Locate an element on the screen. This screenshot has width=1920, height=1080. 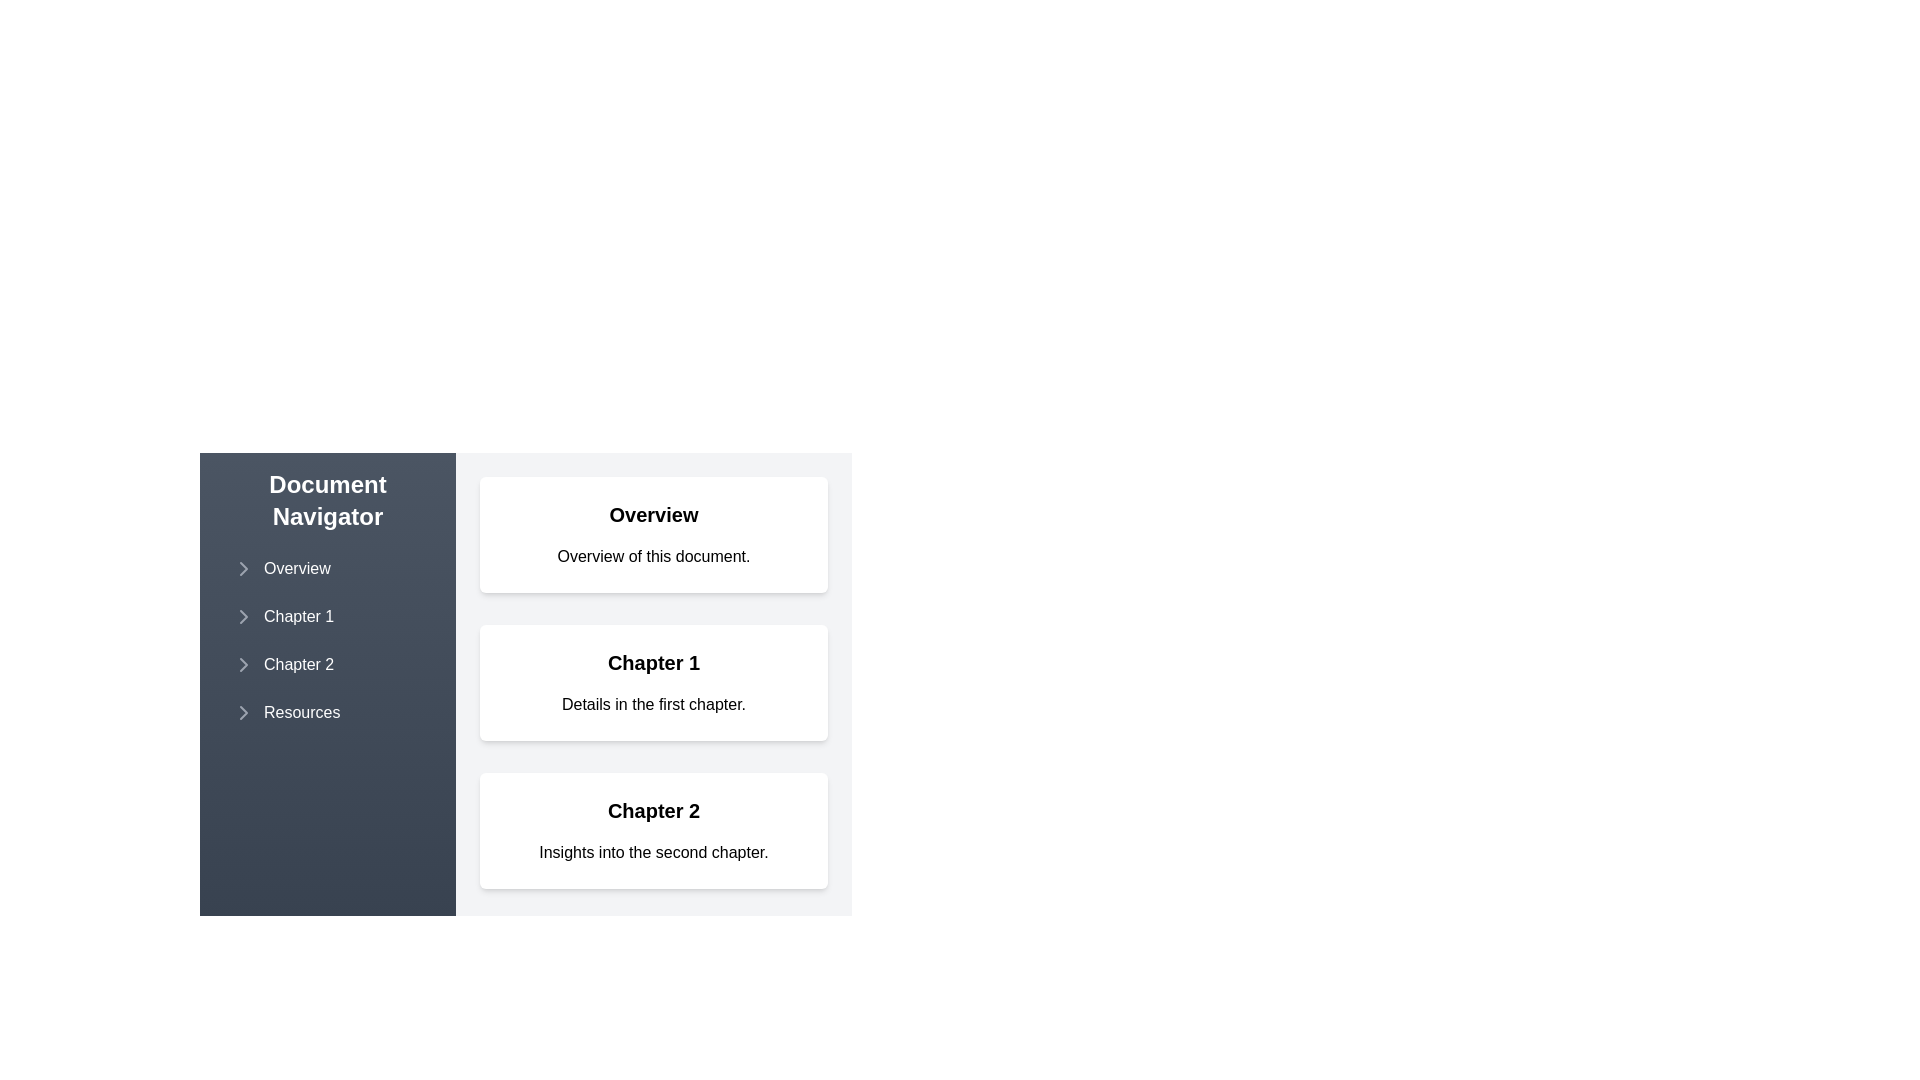
the right-pointing chevron icon styled in gray, which is positioned to the left of the text 'Chapter 1' in the sidebar navigation menu is located at coordinates (243, 616).